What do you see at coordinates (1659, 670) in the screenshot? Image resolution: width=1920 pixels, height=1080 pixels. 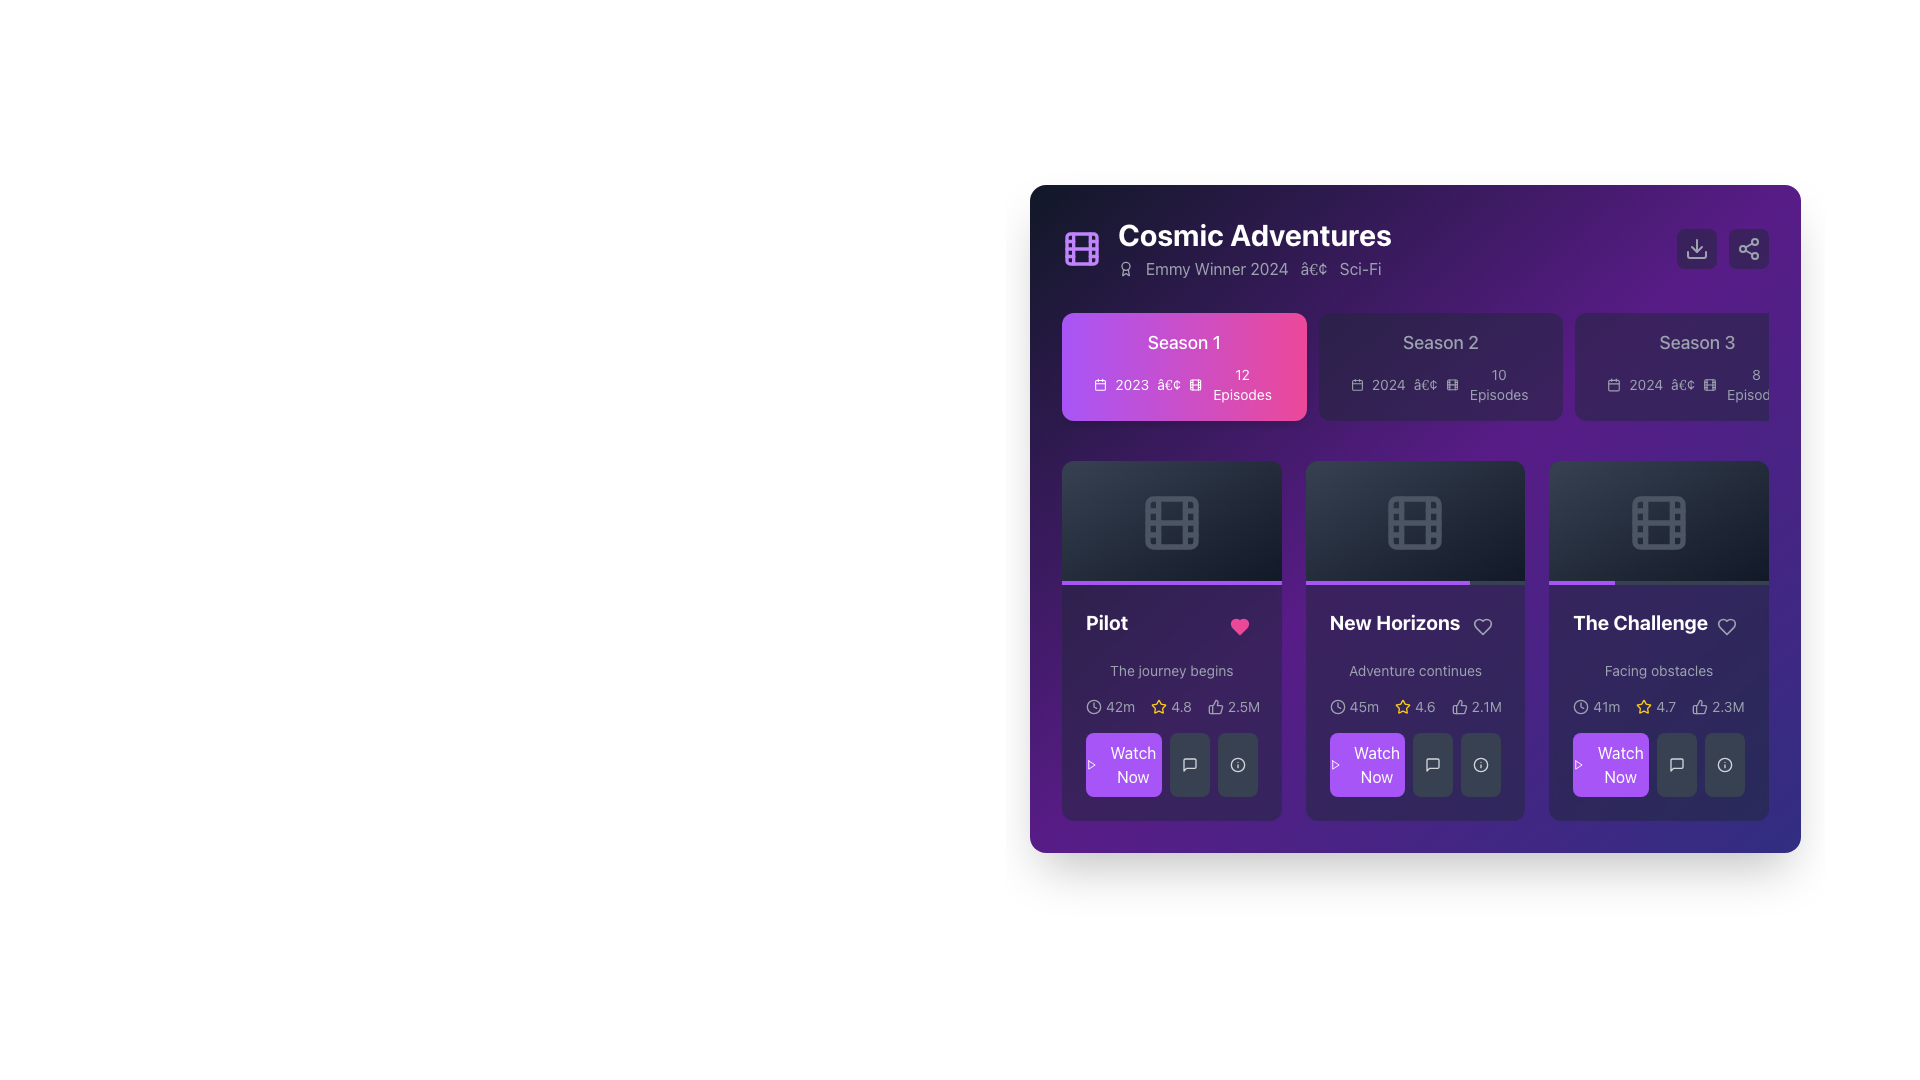 I see `the descriptive text label located under 'The Challenge' title in the third card of the second row, which provides context for the challenge` at bounding box center [1659, 670].